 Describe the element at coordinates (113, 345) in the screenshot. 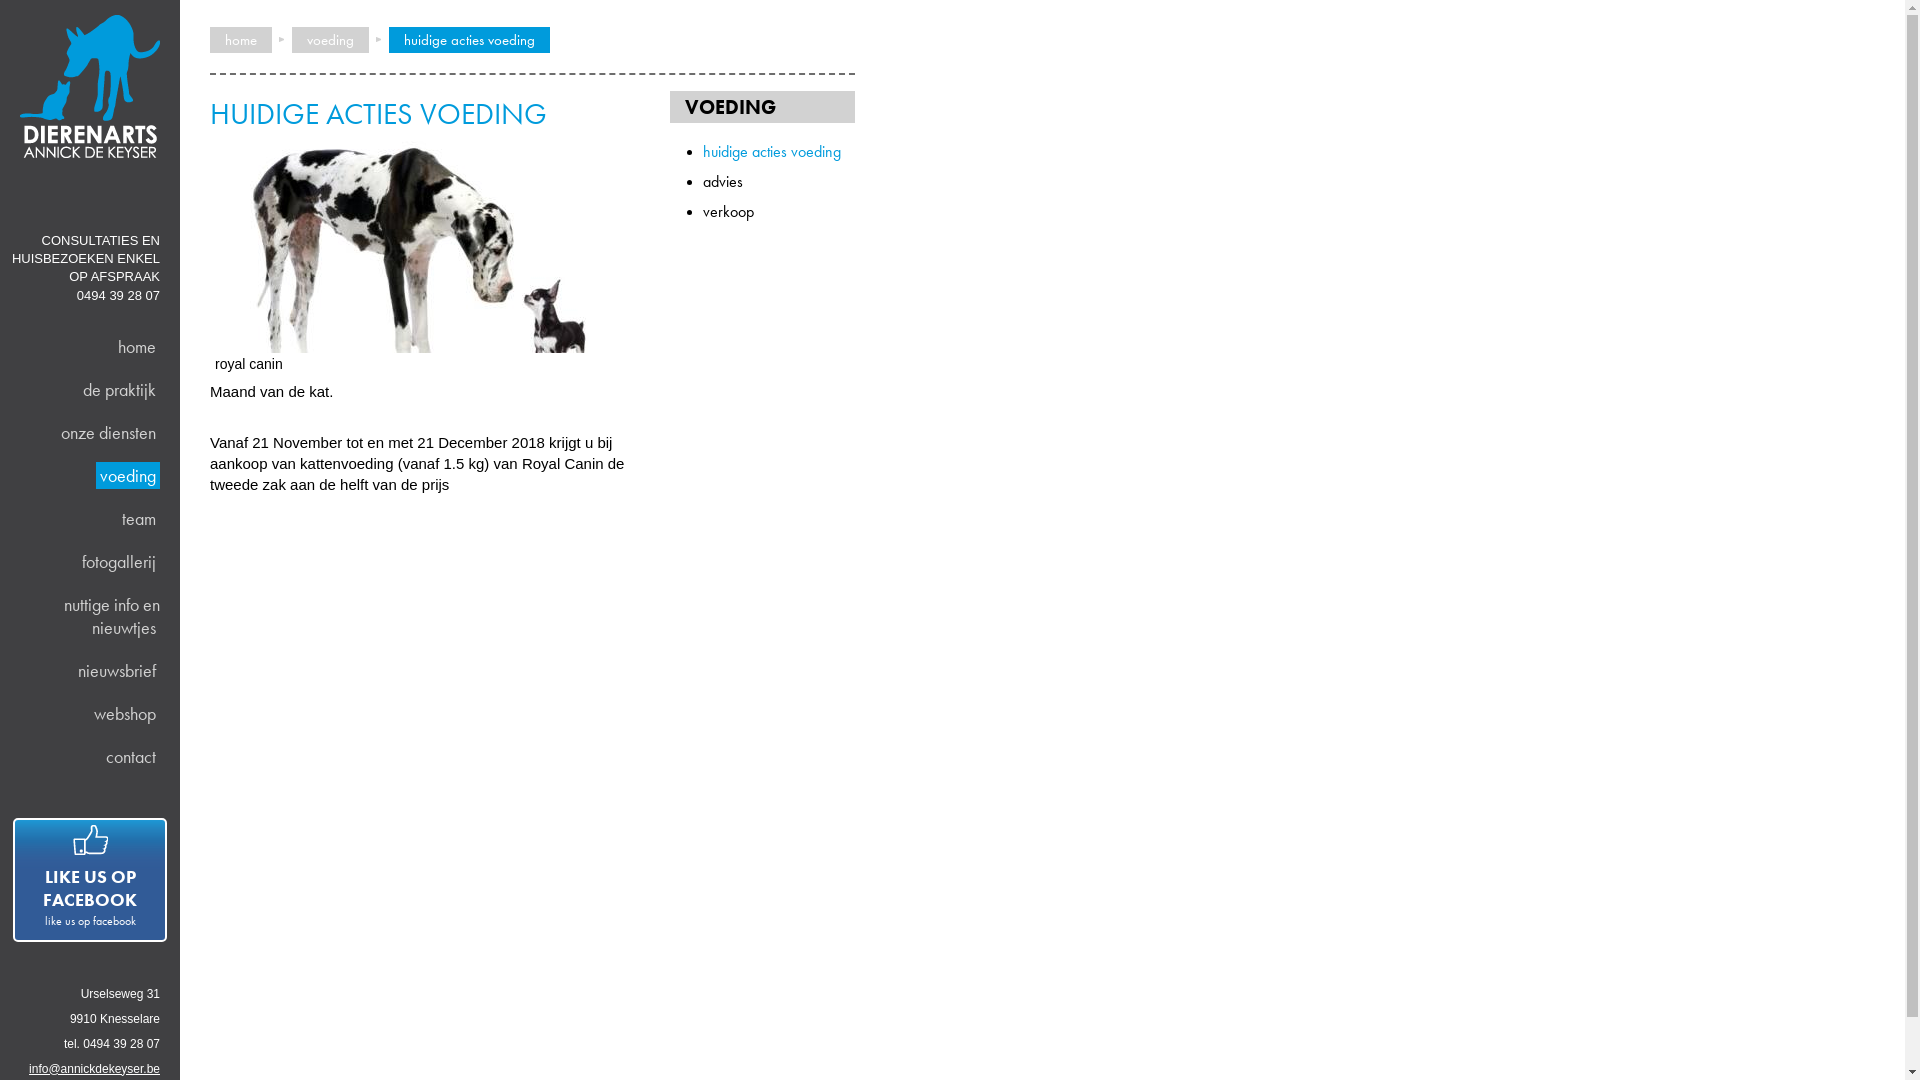

I see `'home'` at that location.